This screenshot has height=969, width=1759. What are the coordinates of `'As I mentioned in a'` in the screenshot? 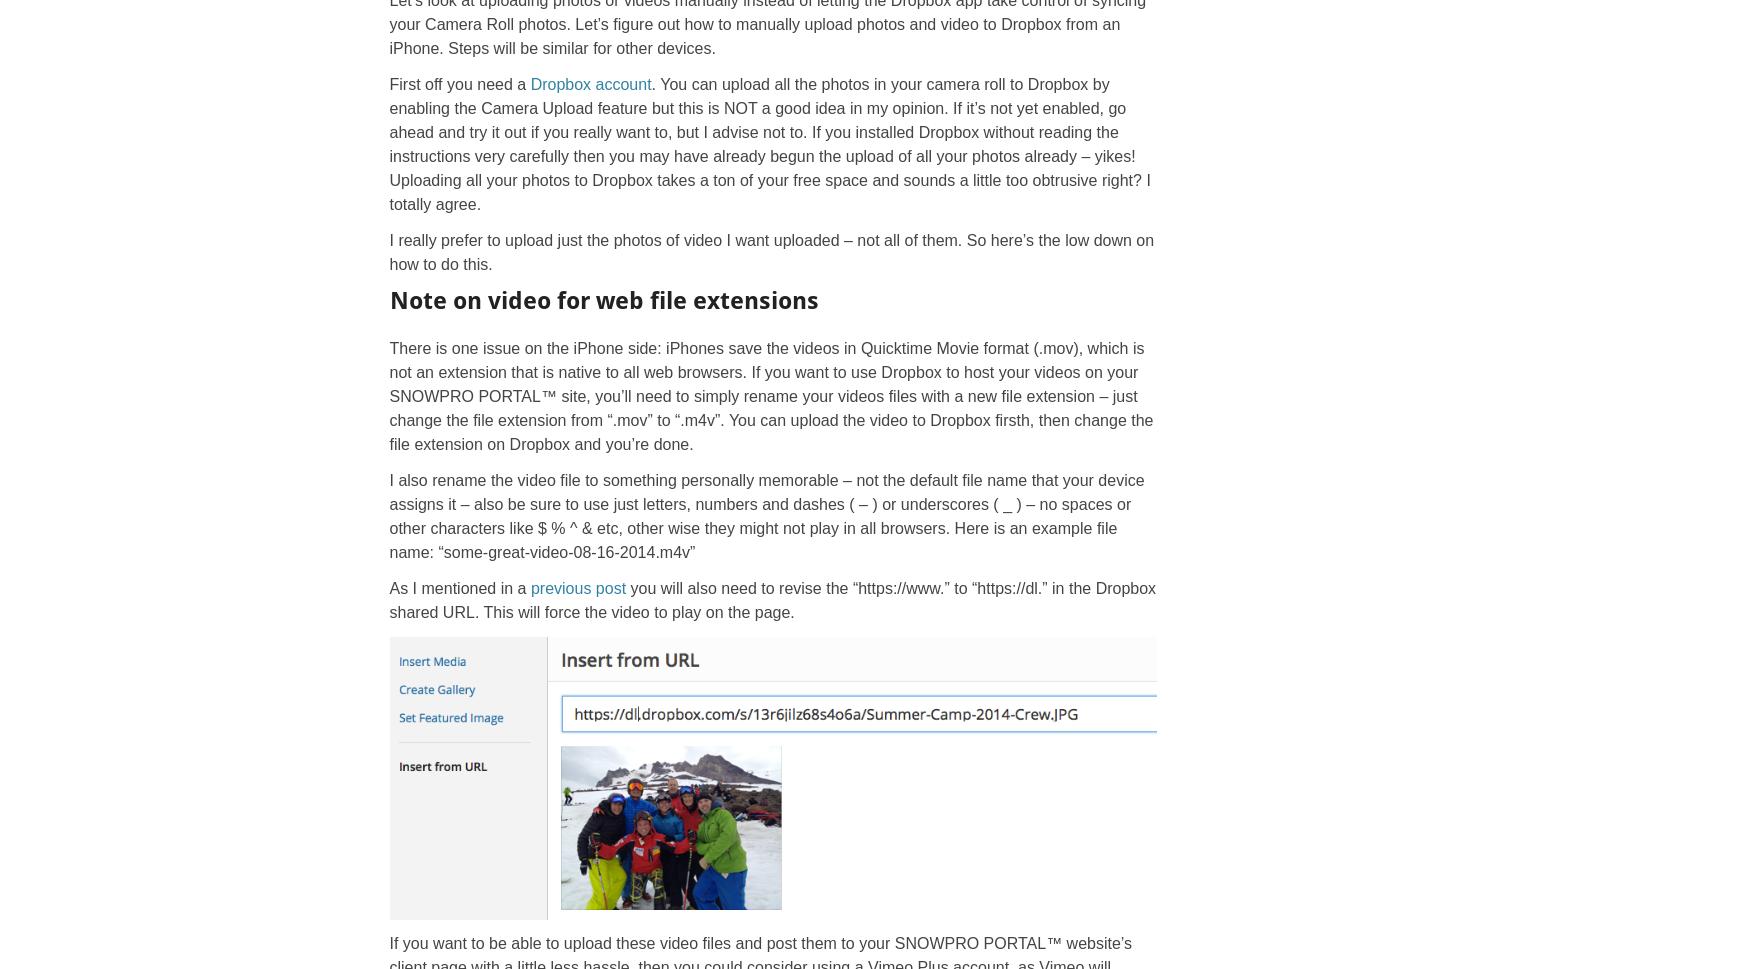 It's located at (459, 587).